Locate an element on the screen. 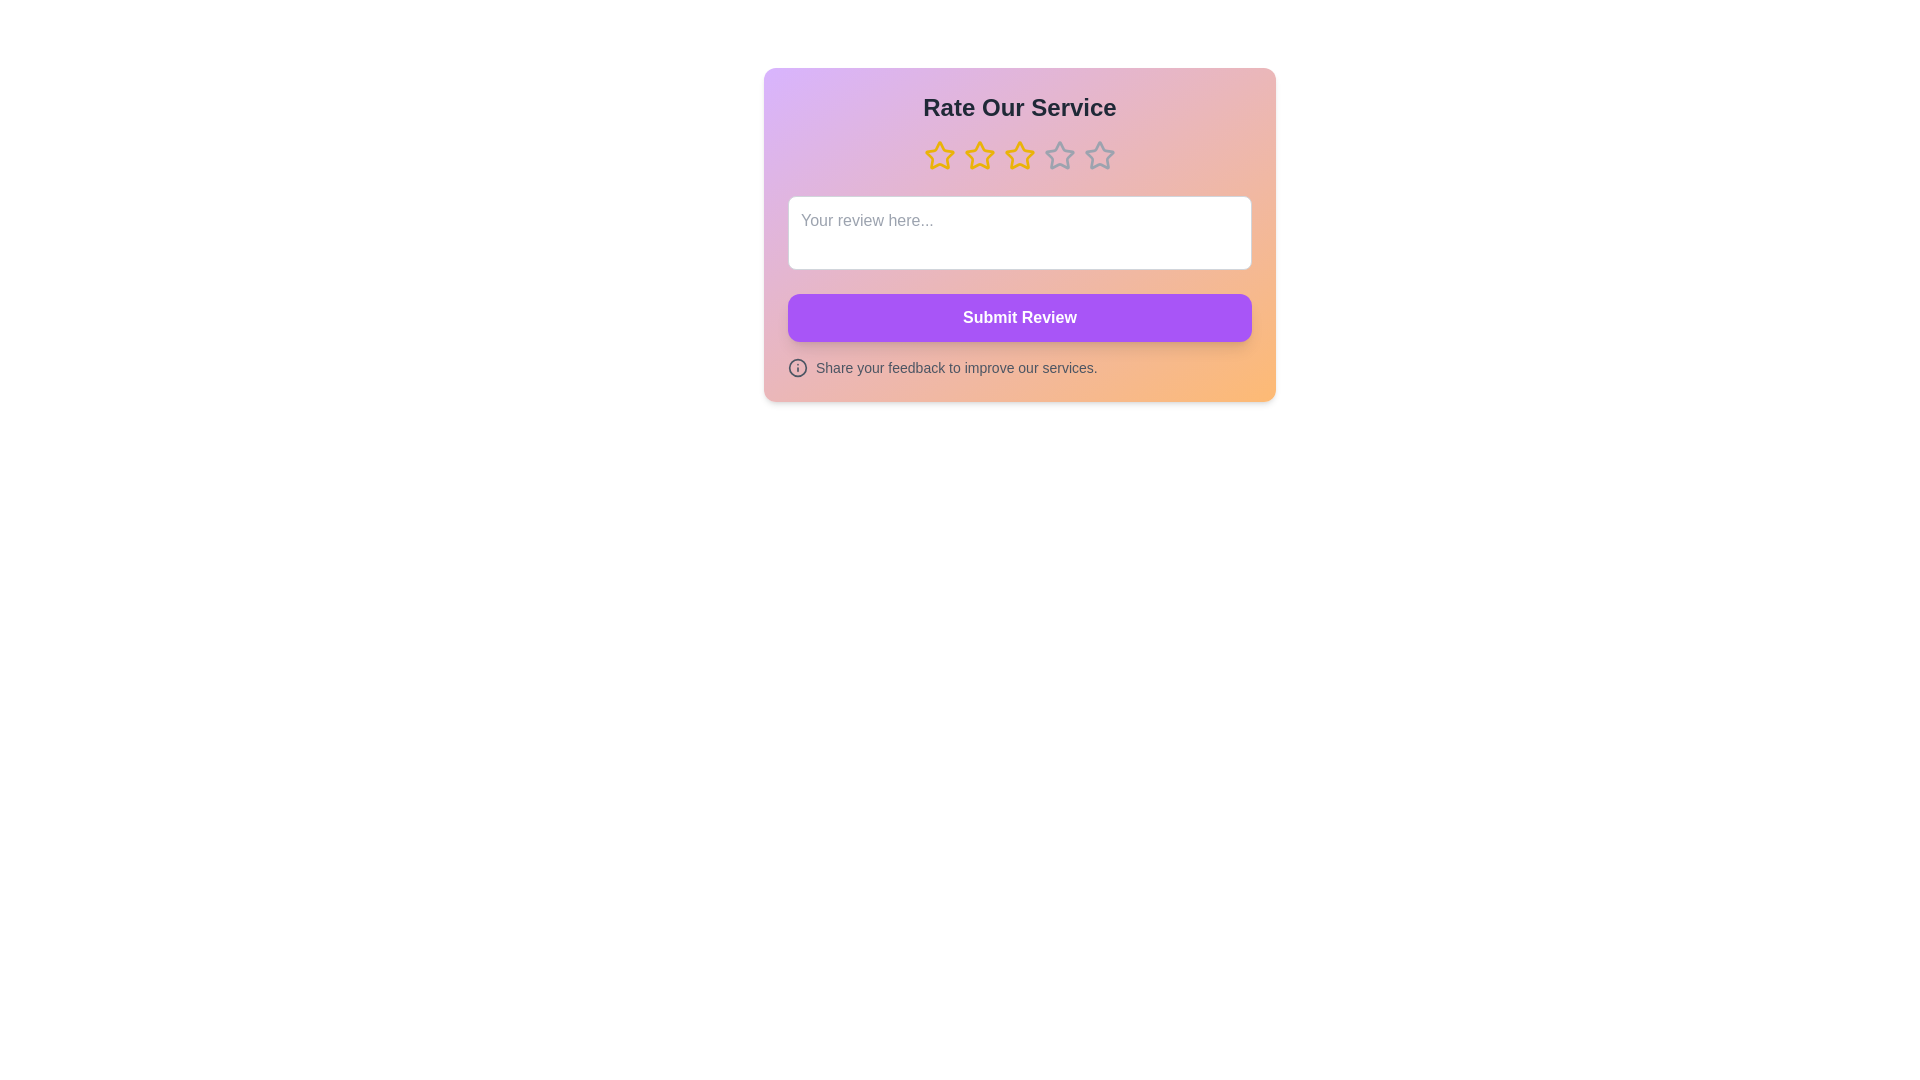 This screenshot has height=1080, width=1920. on the first star icon in the rating system, located at the top center of the interface below the 'Rate Our Service' heading is located at coordinates (939, 154).